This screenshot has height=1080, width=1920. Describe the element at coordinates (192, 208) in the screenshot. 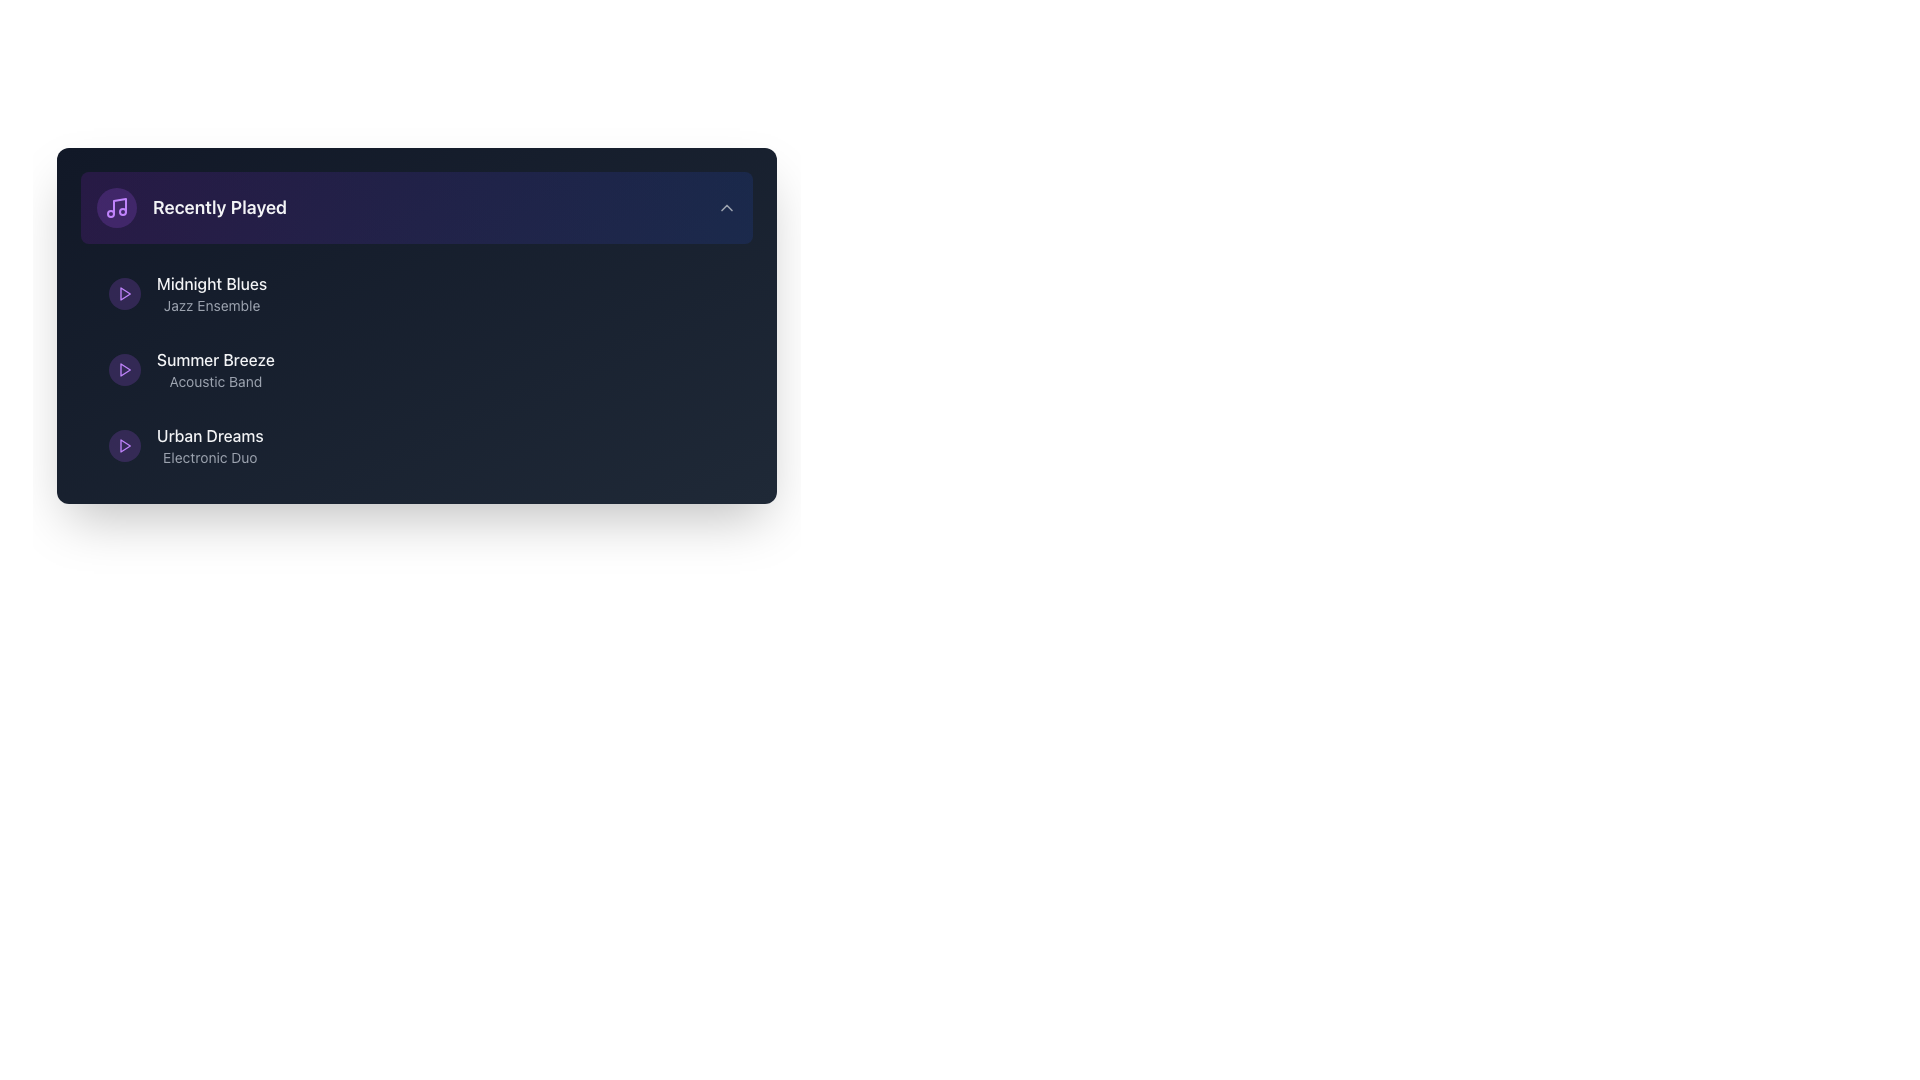

I see `the 'Recently Played' text label with a music note icon` at that location.